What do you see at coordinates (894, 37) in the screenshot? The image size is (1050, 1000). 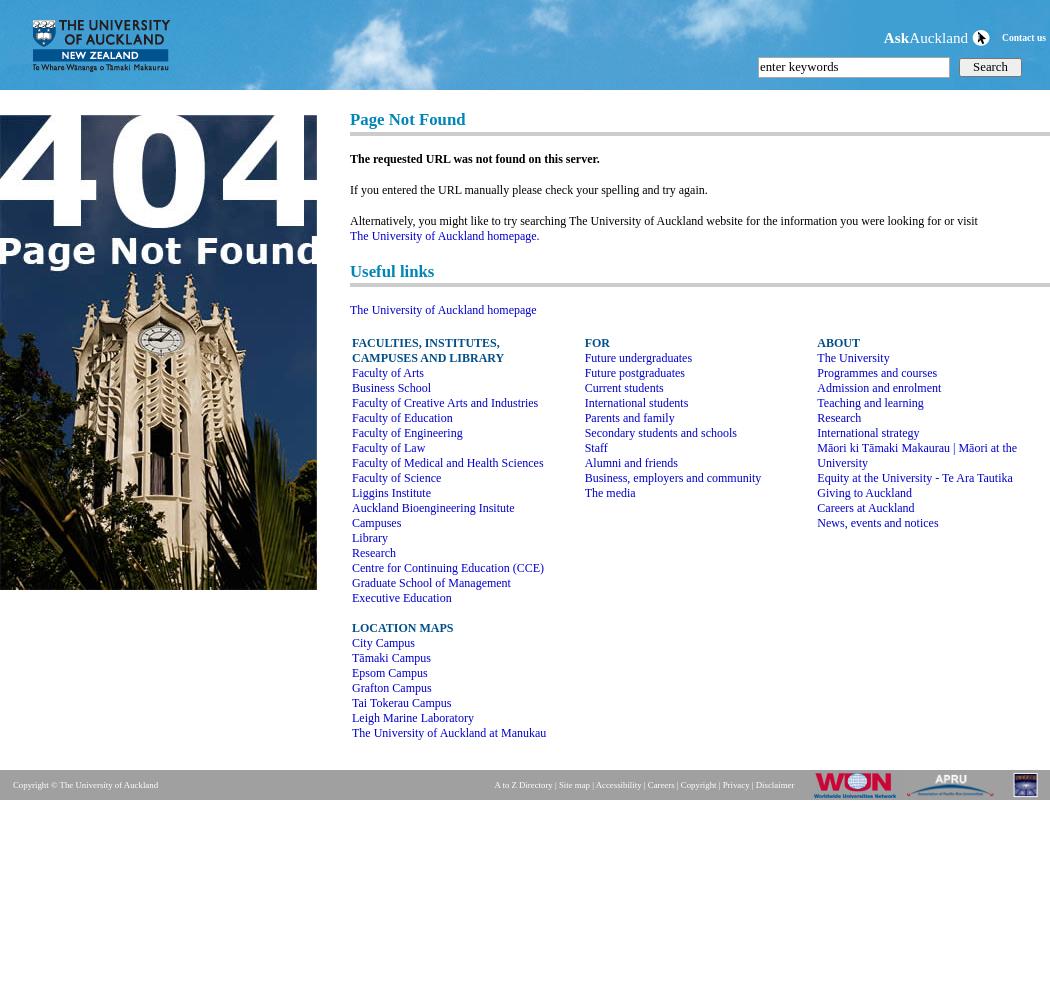 I see `'Ask'` at bounding box center [894, 37].